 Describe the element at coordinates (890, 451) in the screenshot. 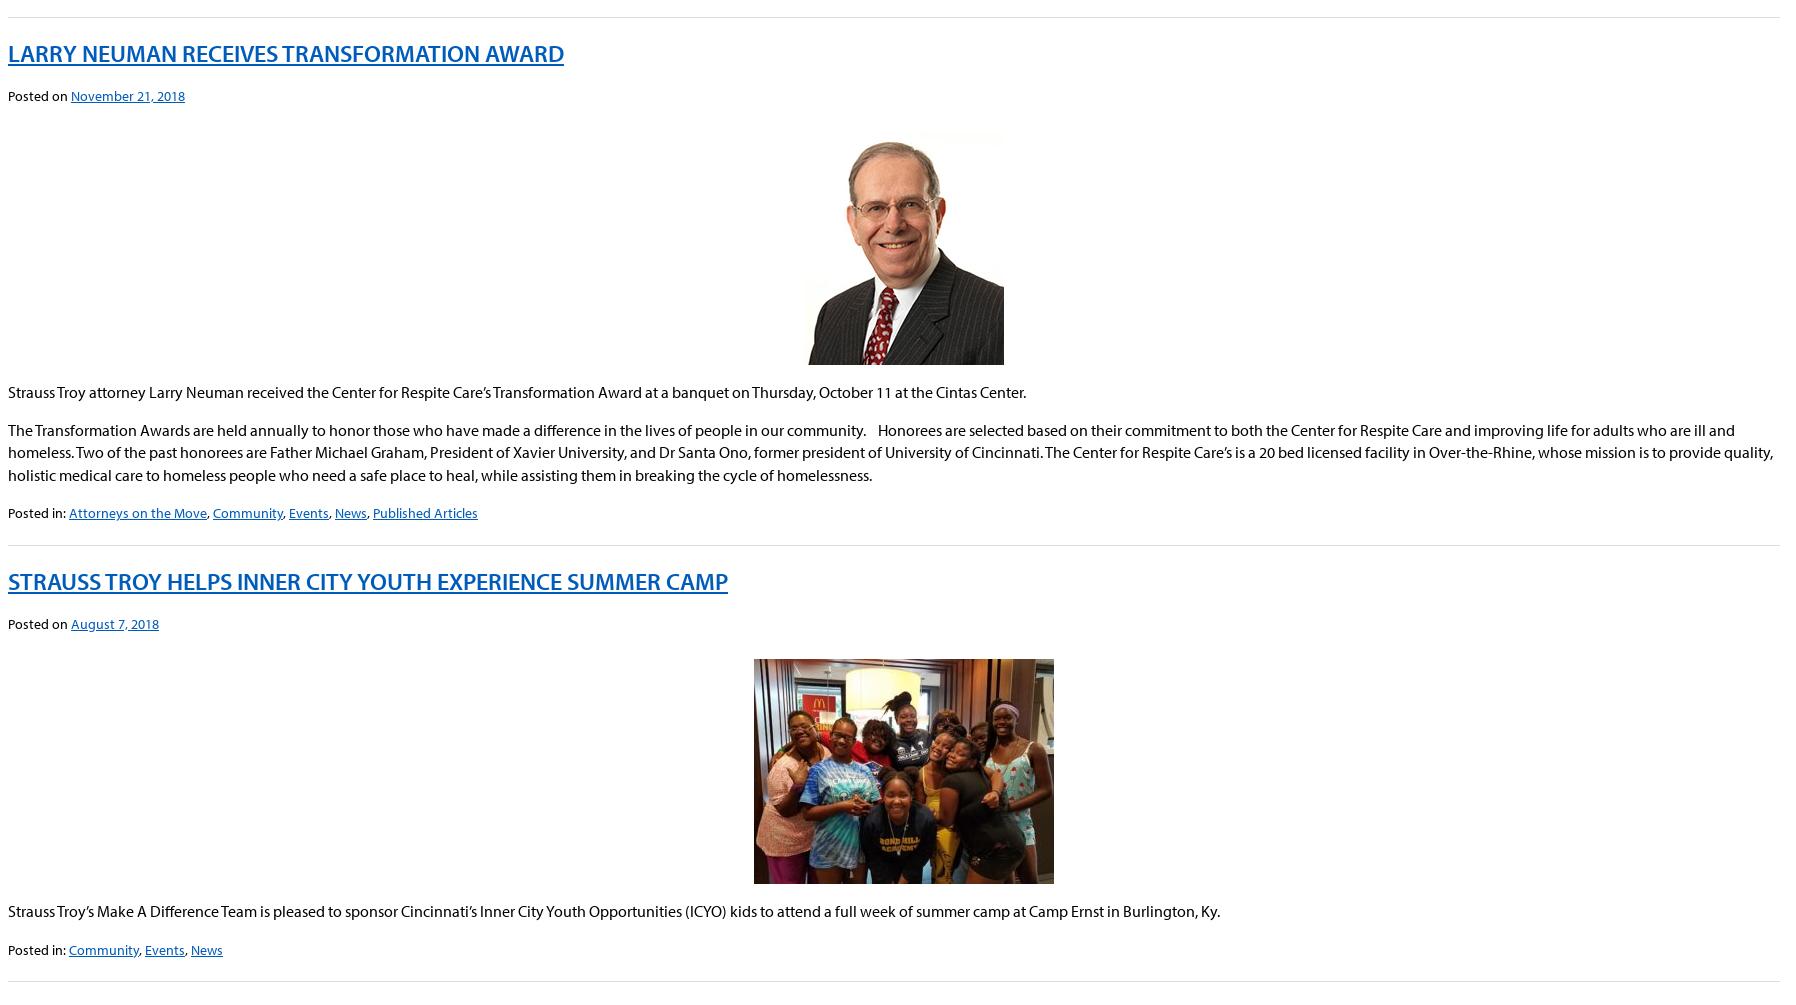

I see `'The Transformation Awards are held annually to honor those who have made a difference in the lives of people in our community.    Honorees are selected based on their commitment to both the Center for Respite Care and improving life for adults who are ill and homeless. Two of the past honorees are Father Michael Graham, President of Xavier University, and Dr Santa Ono, former president of University of Cincinnati. The Center for Respite Care’s is a 20 bed licensed facility in Over-the-Rhine, whose mission is to provide quality, holistic medical care to homeless people who need a safe place to heal, while assisting them in breaking the cycle of homelessness.'` at that location.